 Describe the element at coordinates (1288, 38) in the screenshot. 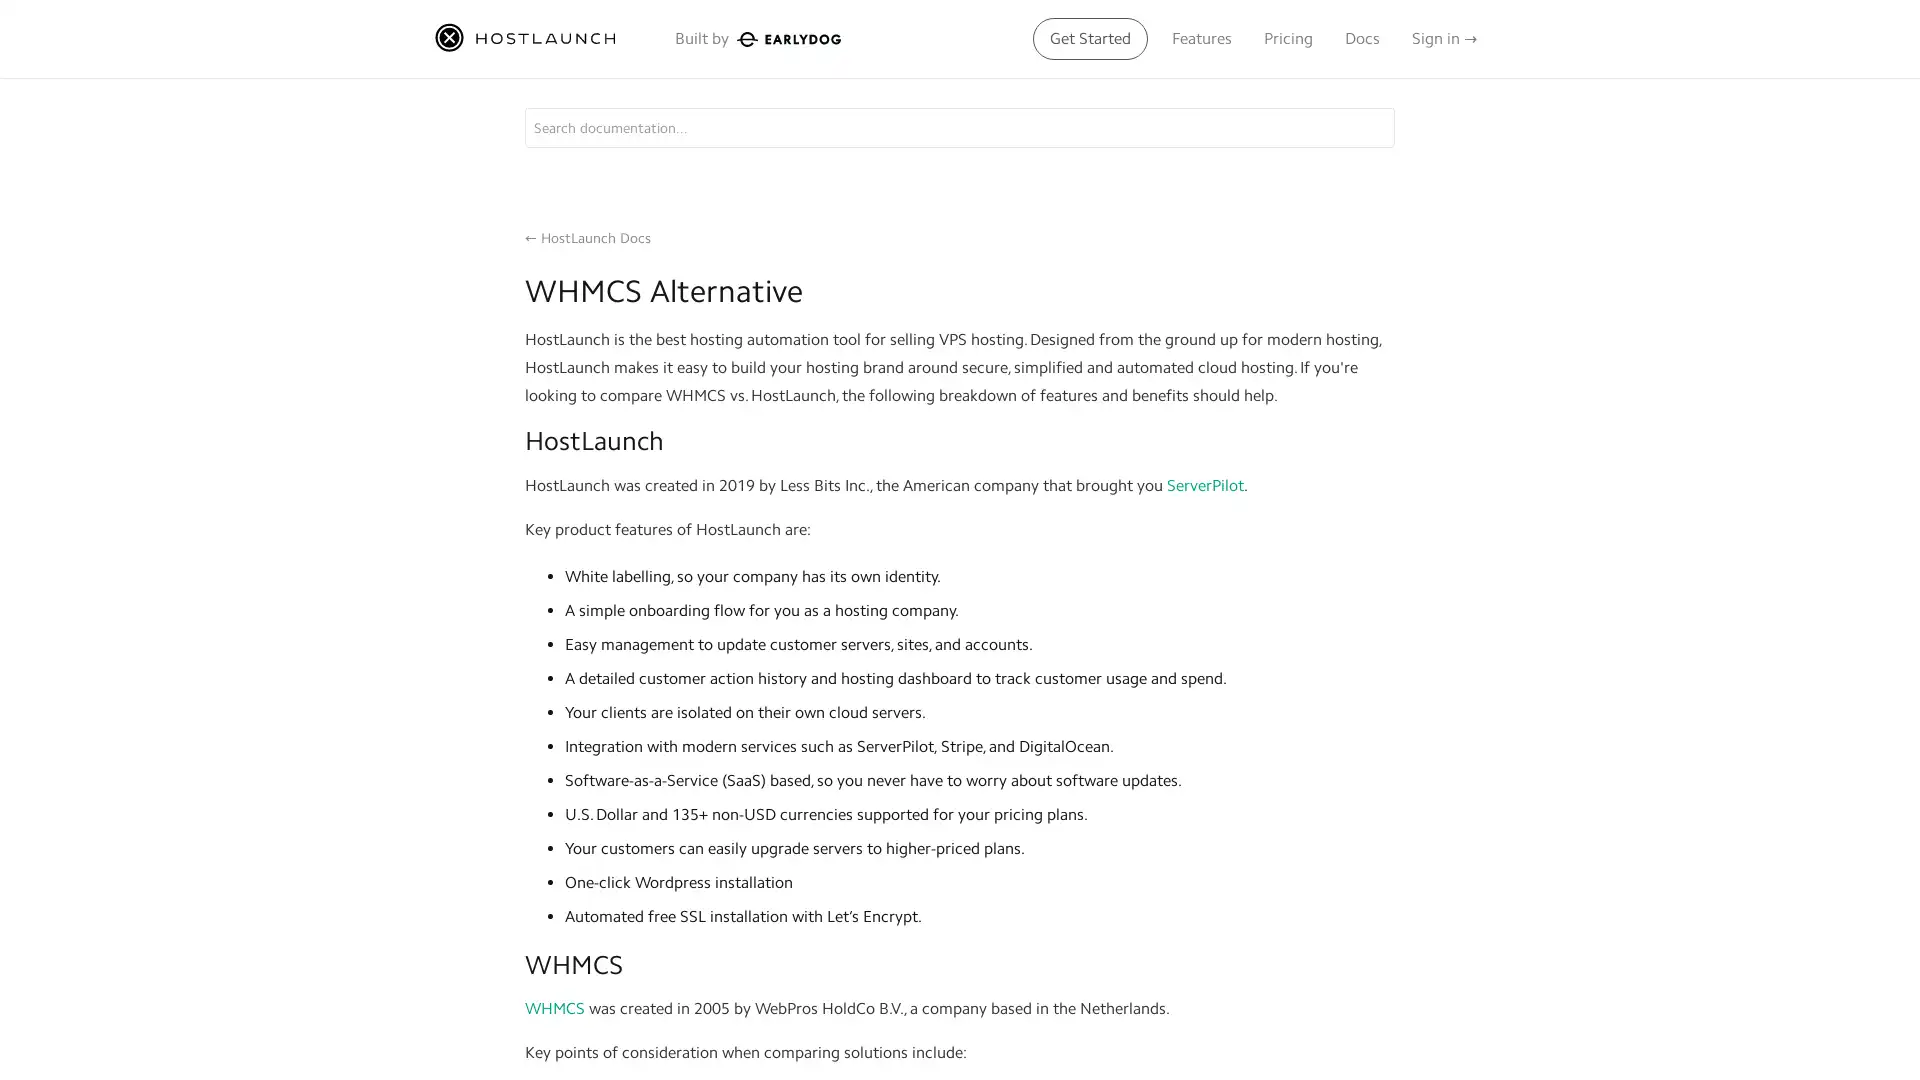

I see `Pricing` at that location.